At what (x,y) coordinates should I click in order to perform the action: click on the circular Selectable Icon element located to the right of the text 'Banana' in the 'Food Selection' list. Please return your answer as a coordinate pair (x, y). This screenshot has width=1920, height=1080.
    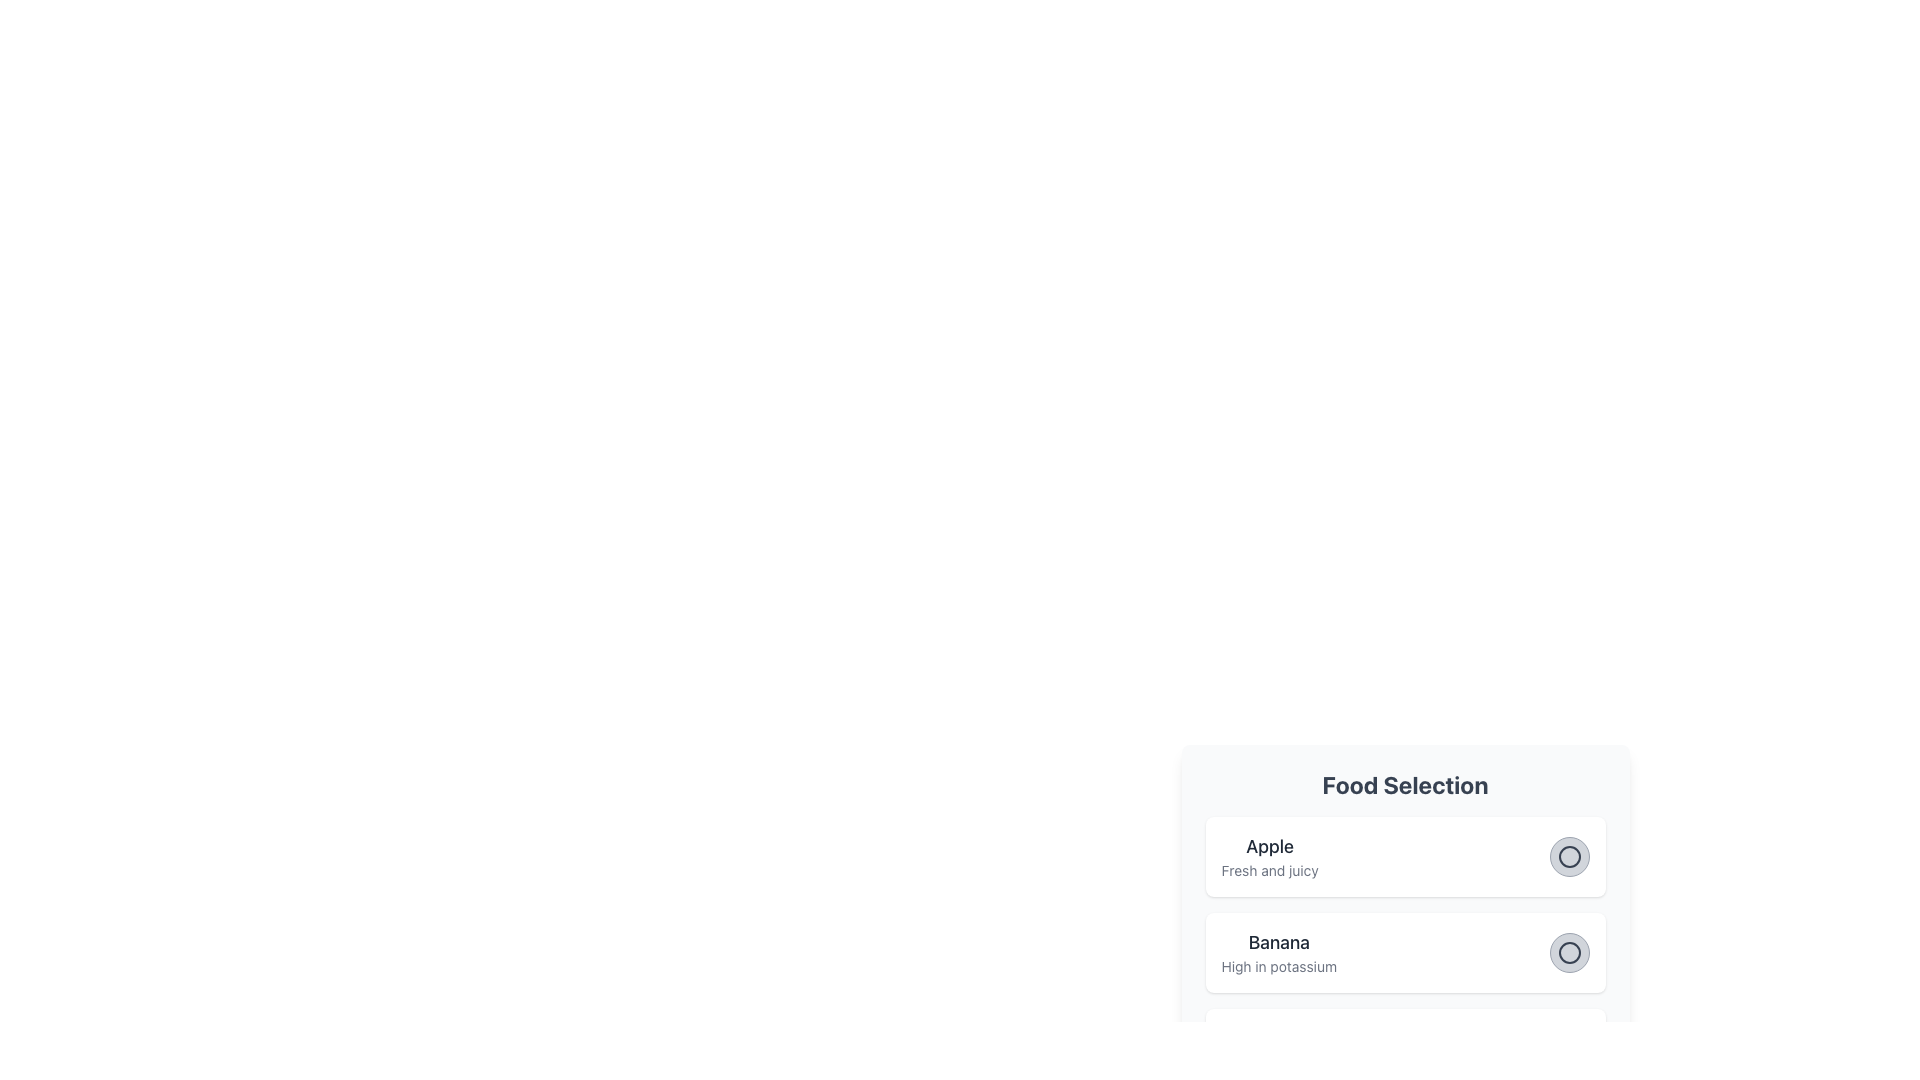
    Looking at the image, I should click on (1568, 951).